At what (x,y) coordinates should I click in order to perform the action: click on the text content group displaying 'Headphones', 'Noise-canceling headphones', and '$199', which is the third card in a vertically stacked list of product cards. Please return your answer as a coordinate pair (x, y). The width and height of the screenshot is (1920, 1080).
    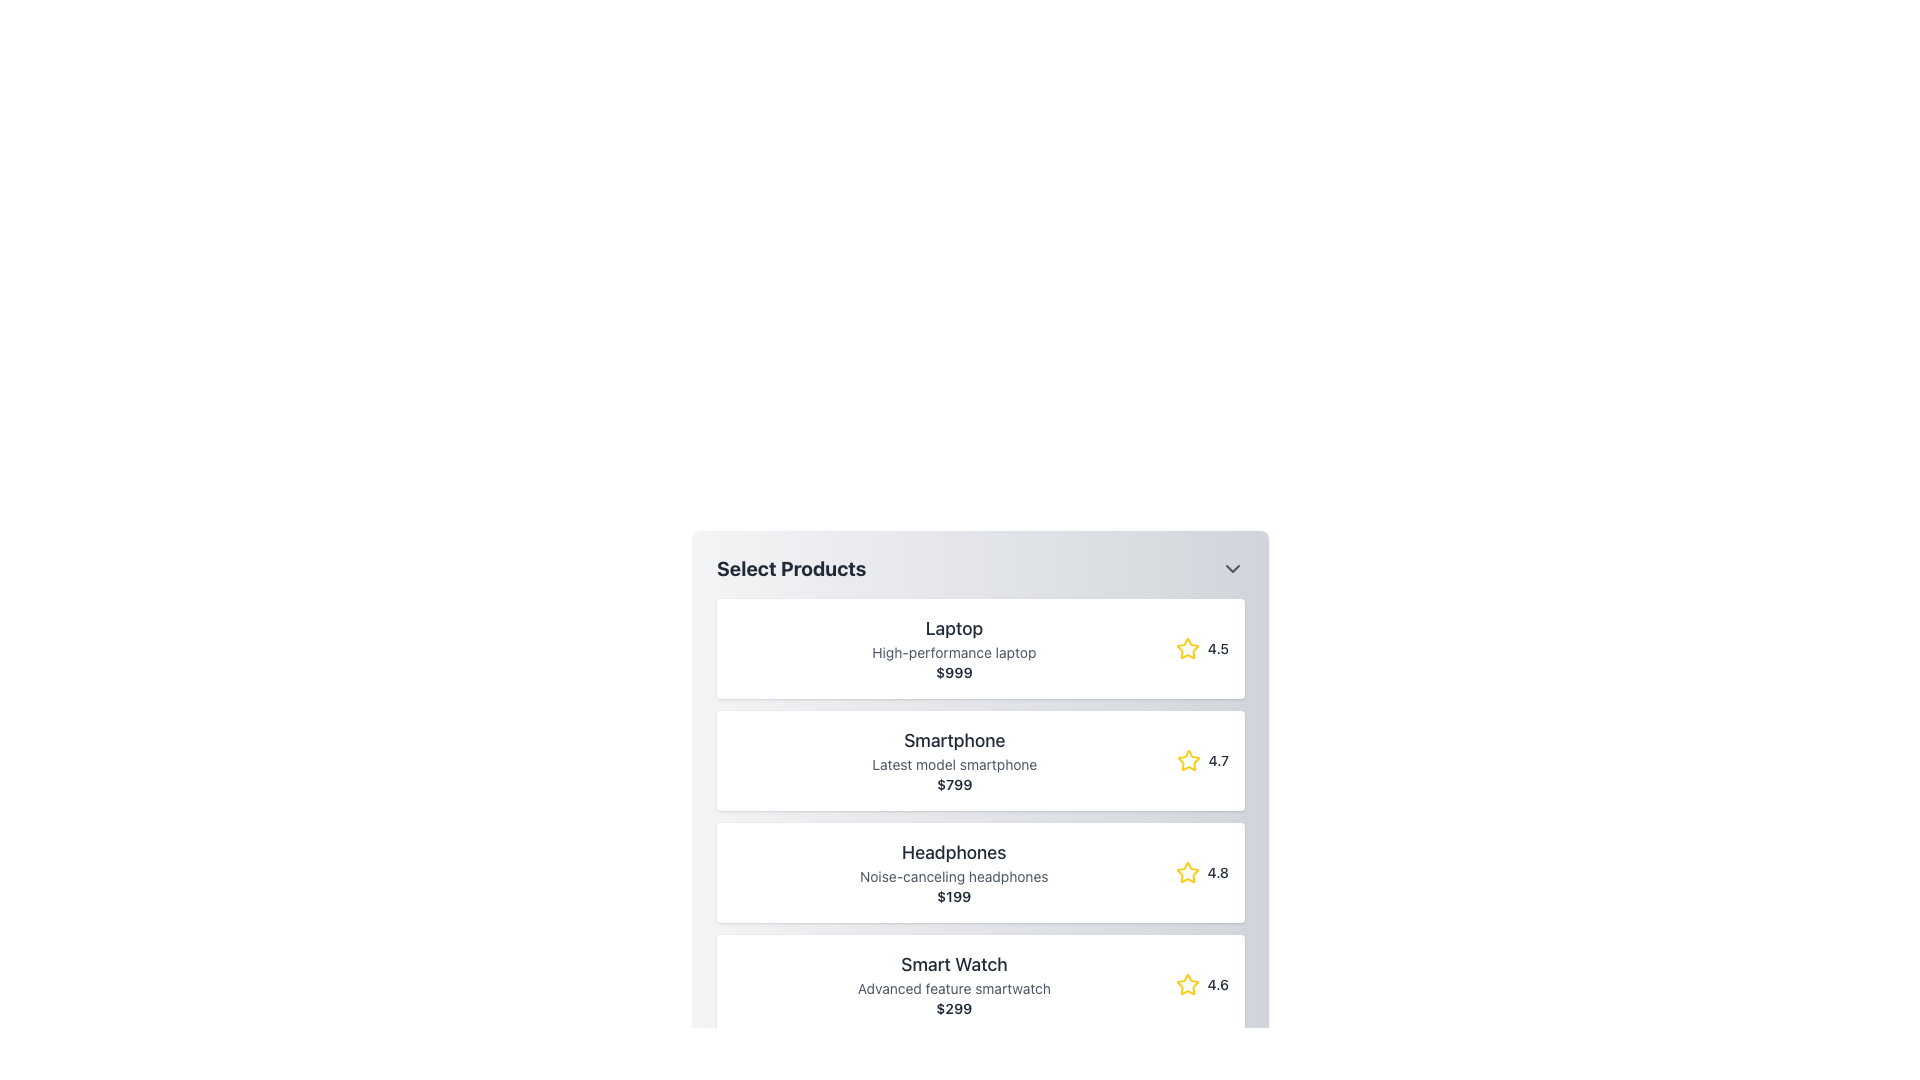
    Looking at the image, I should click on (953, 871).